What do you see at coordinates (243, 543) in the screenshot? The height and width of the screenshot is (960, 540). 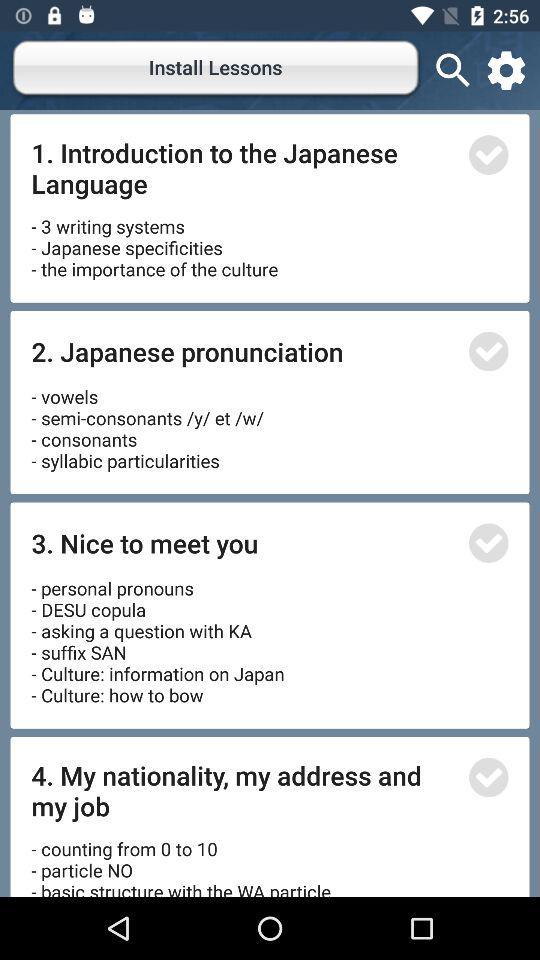 I see `3 nice to` at bounding box center [243, 543].